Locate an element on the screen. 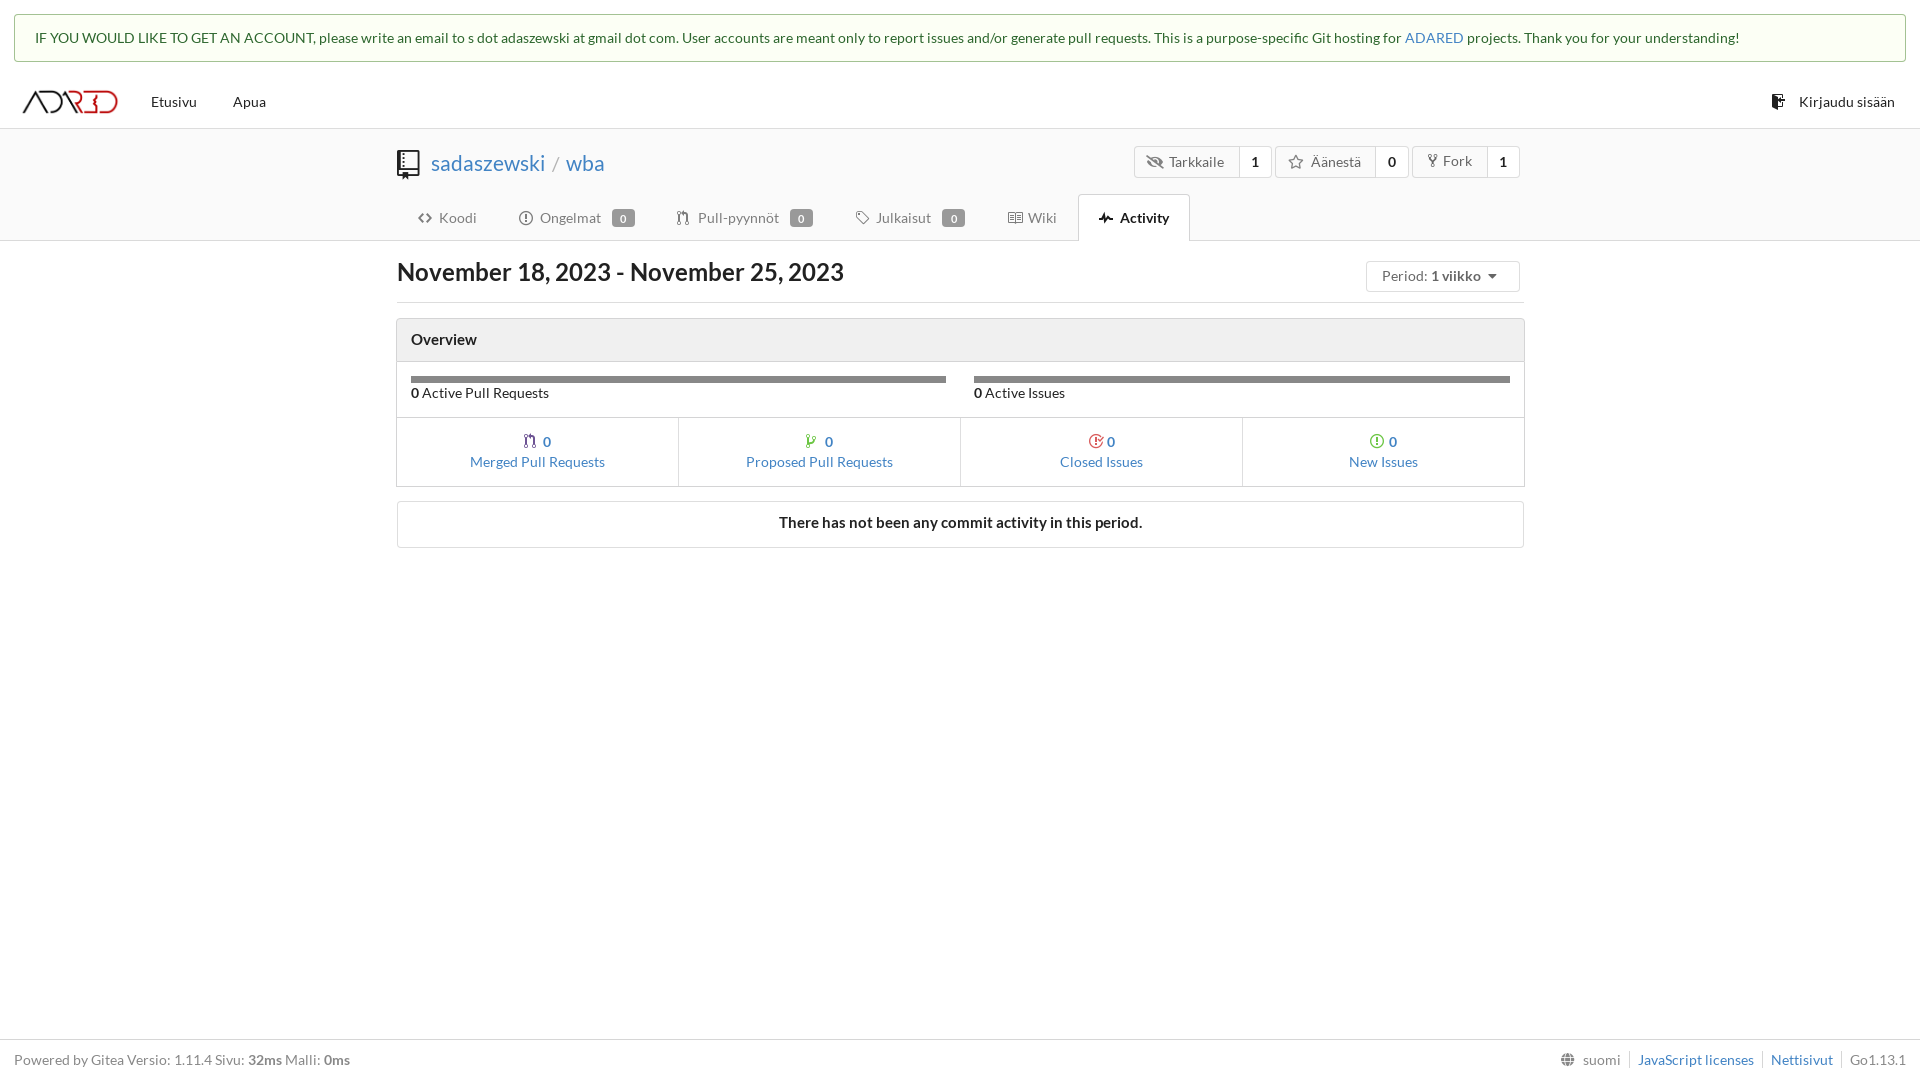 The height and width of the screenshot is (1080, 1920). '0 is located at coordinates (1099, 451).